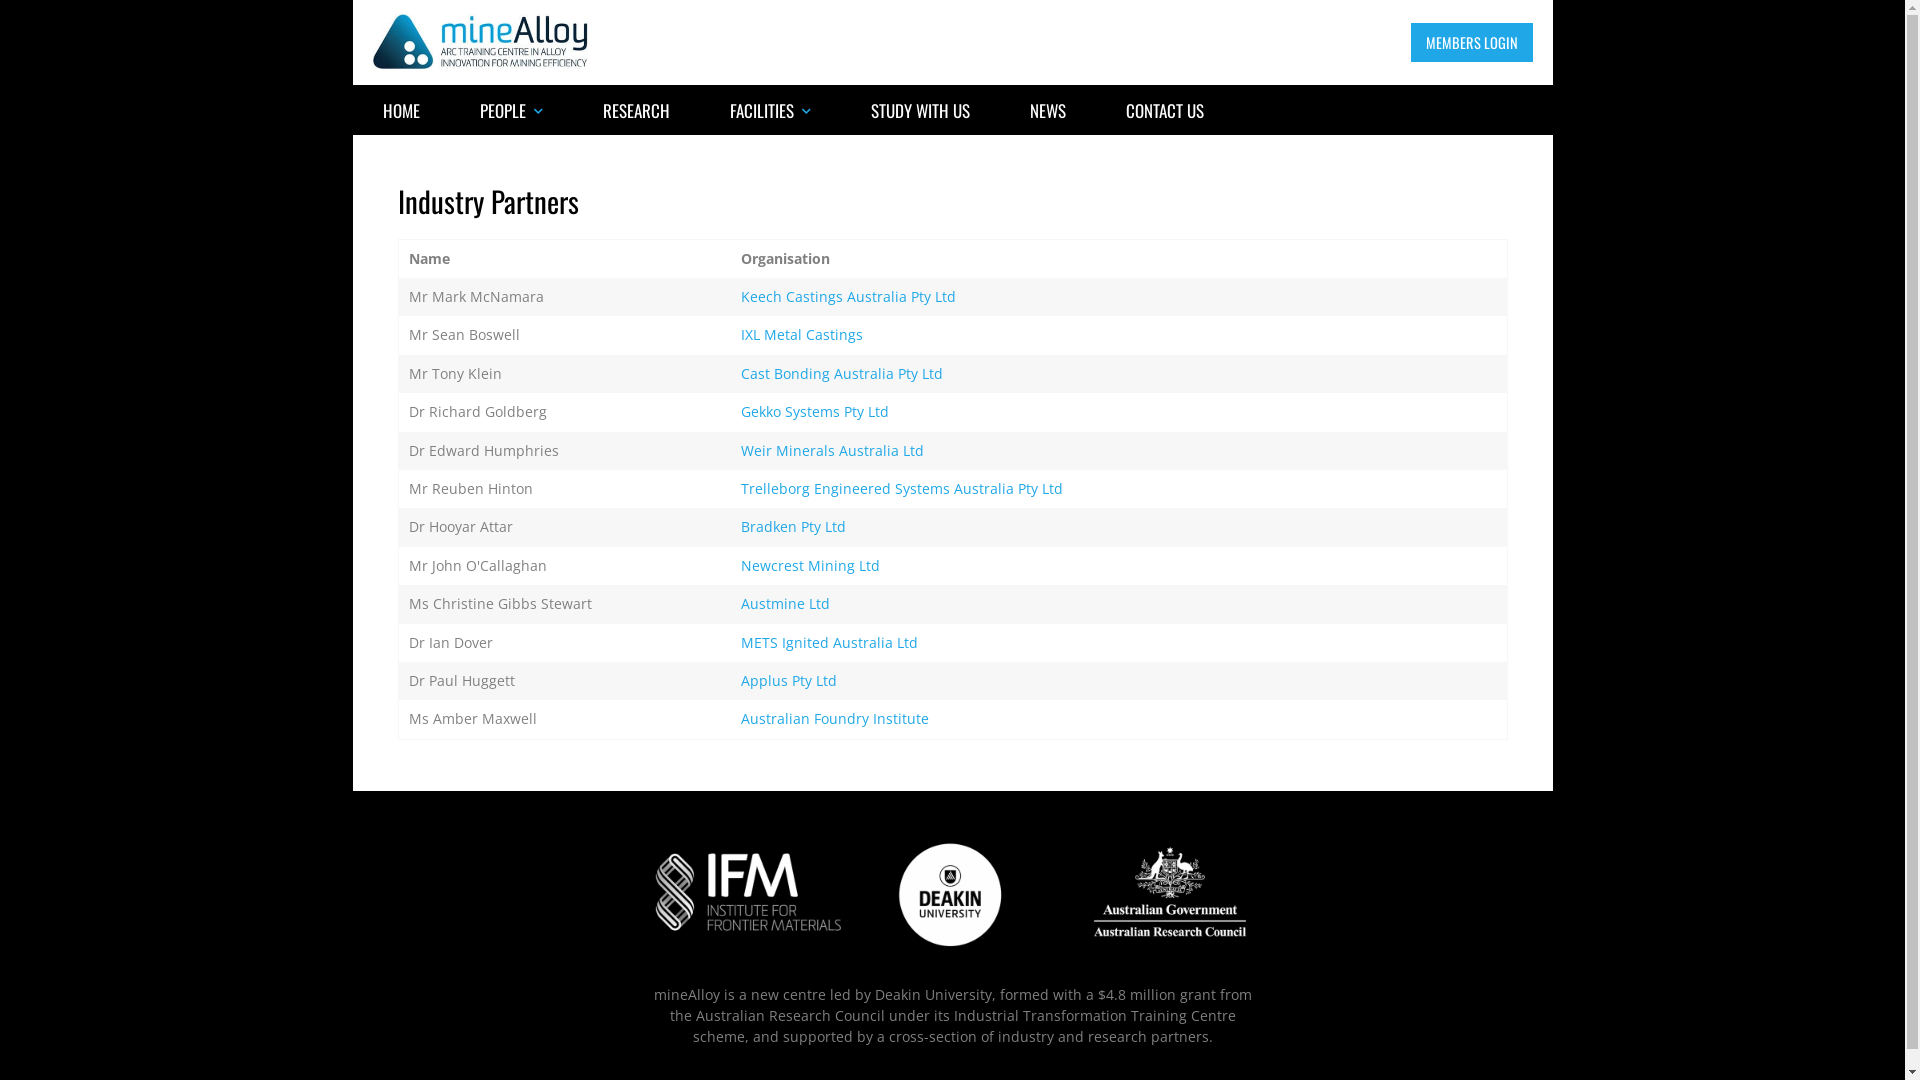  What do you see at coordinates (1046, 110) in the screenshot?
I see `'NEWS'` at bounding box center [1046, 110].